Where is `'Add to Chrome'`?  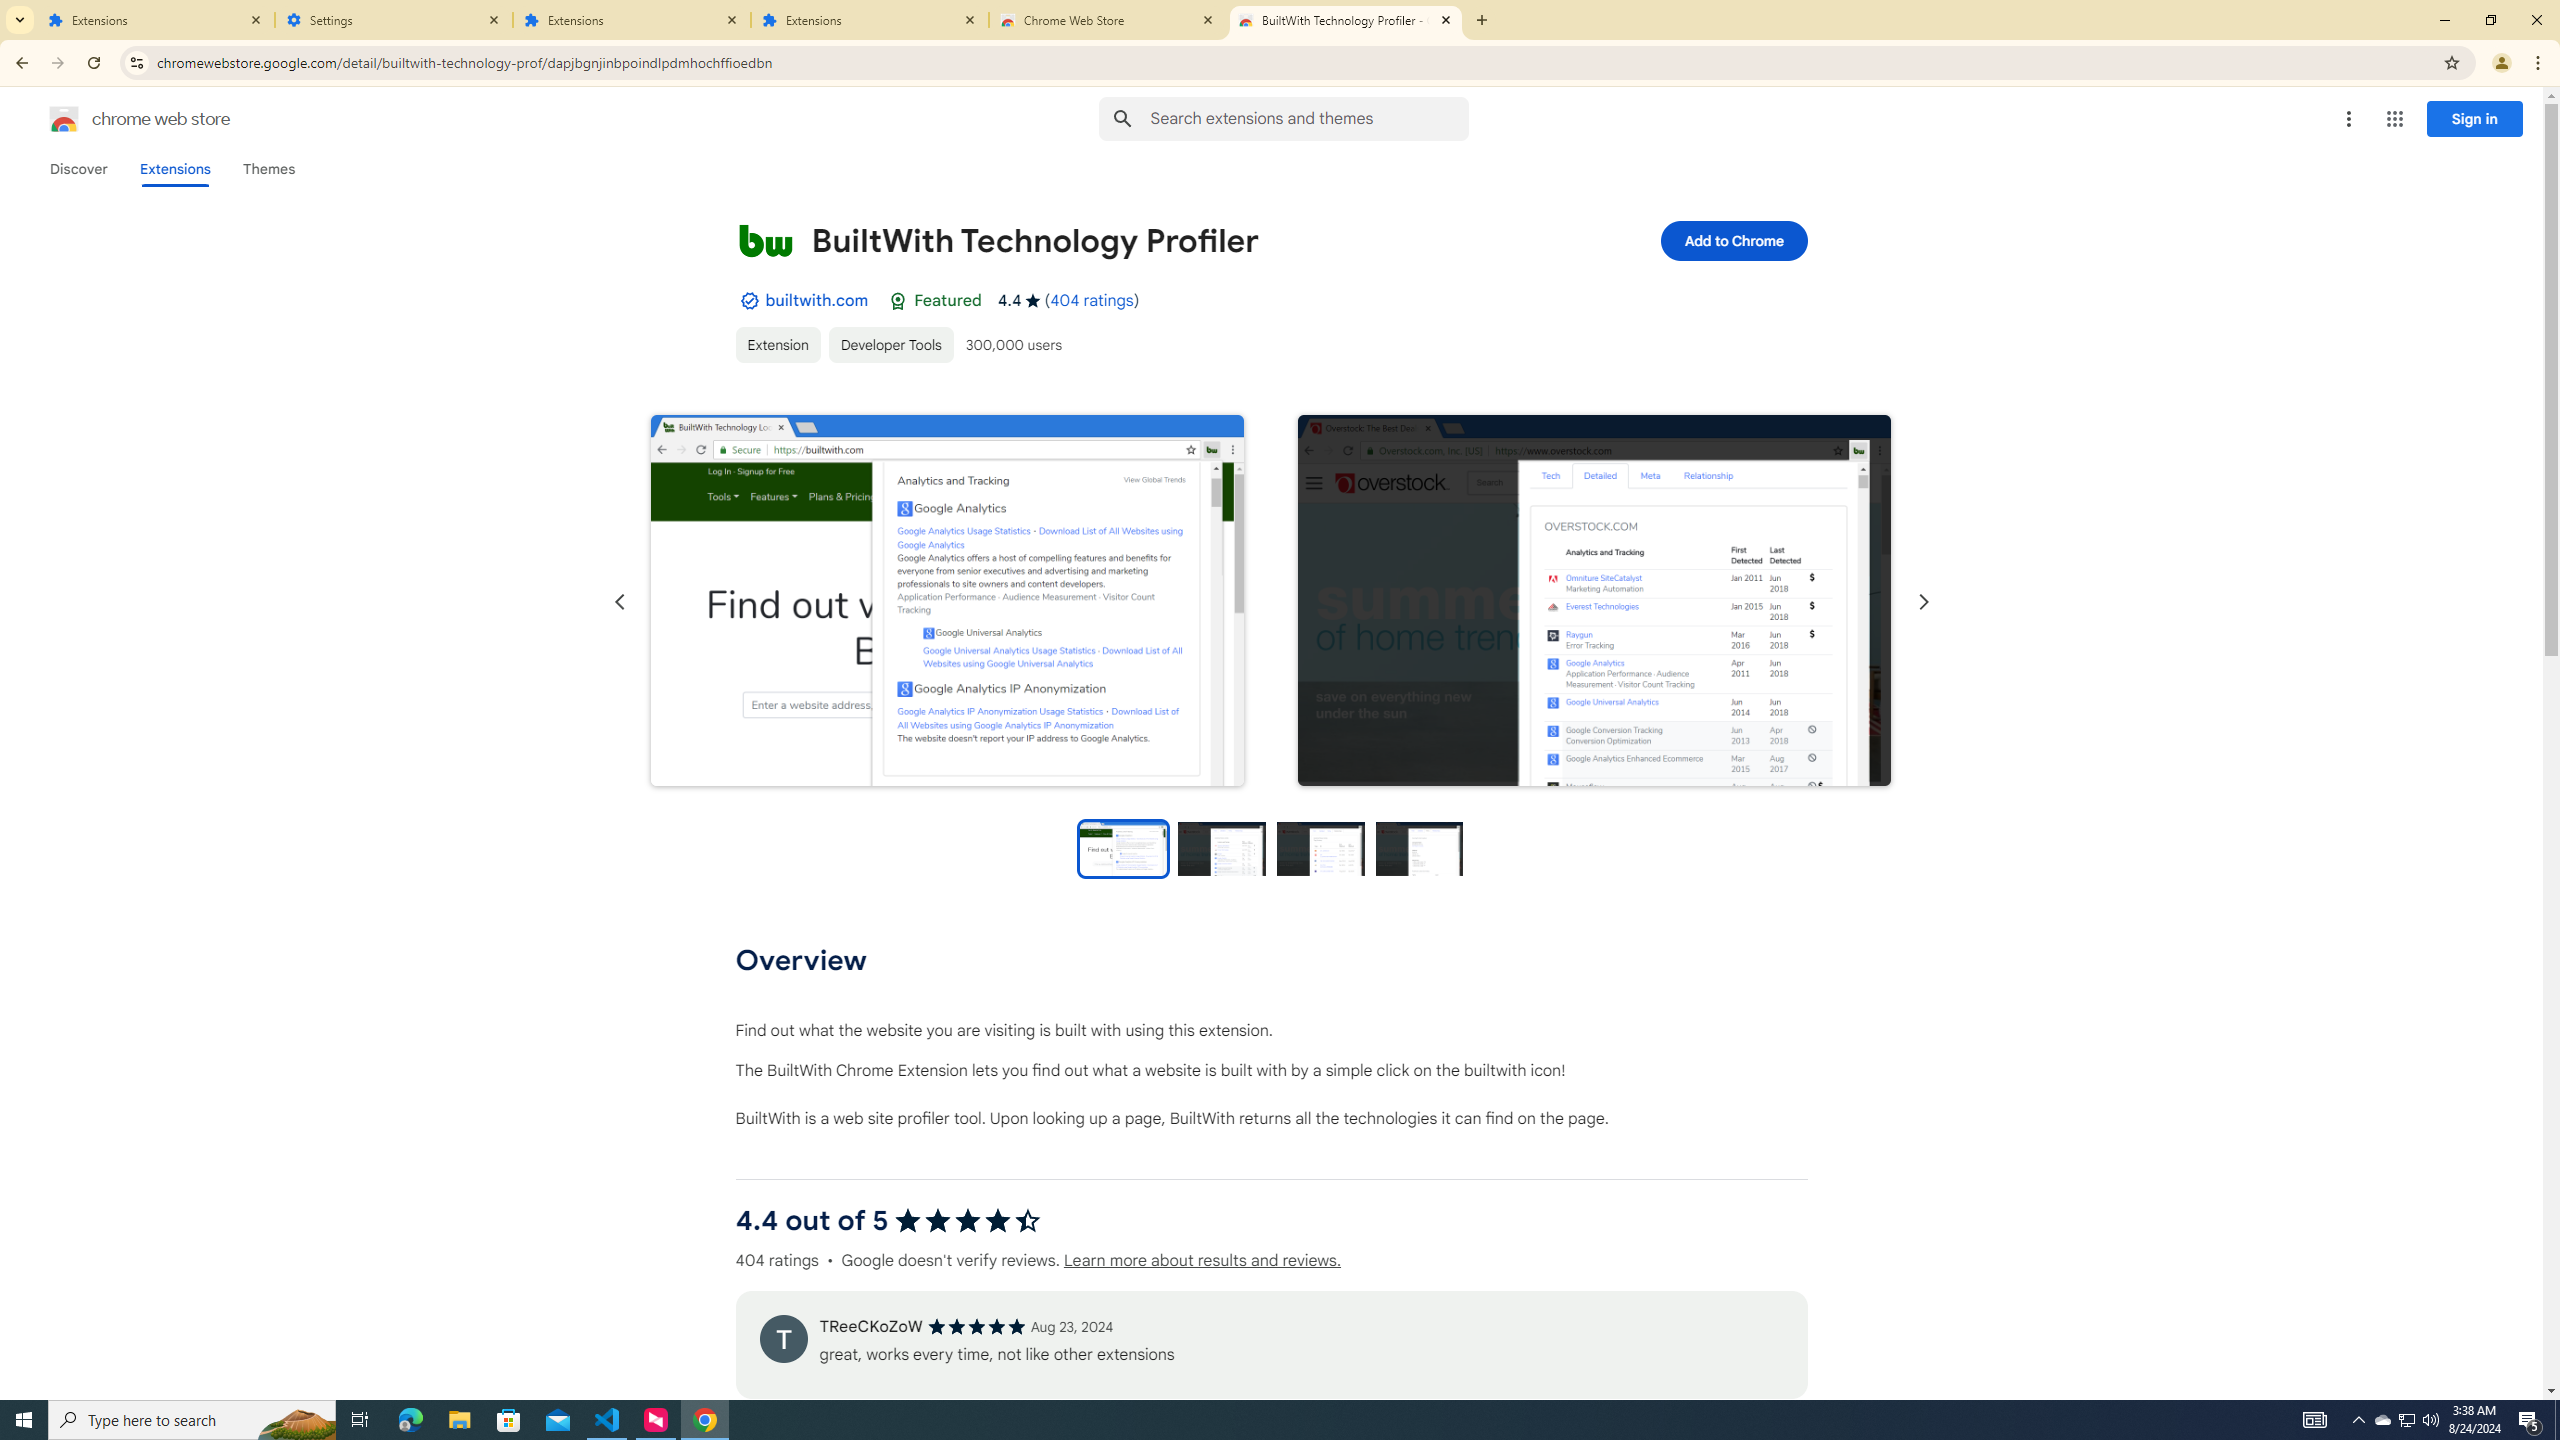 'Add to Chrome' is located at coordinates (1732, 240).